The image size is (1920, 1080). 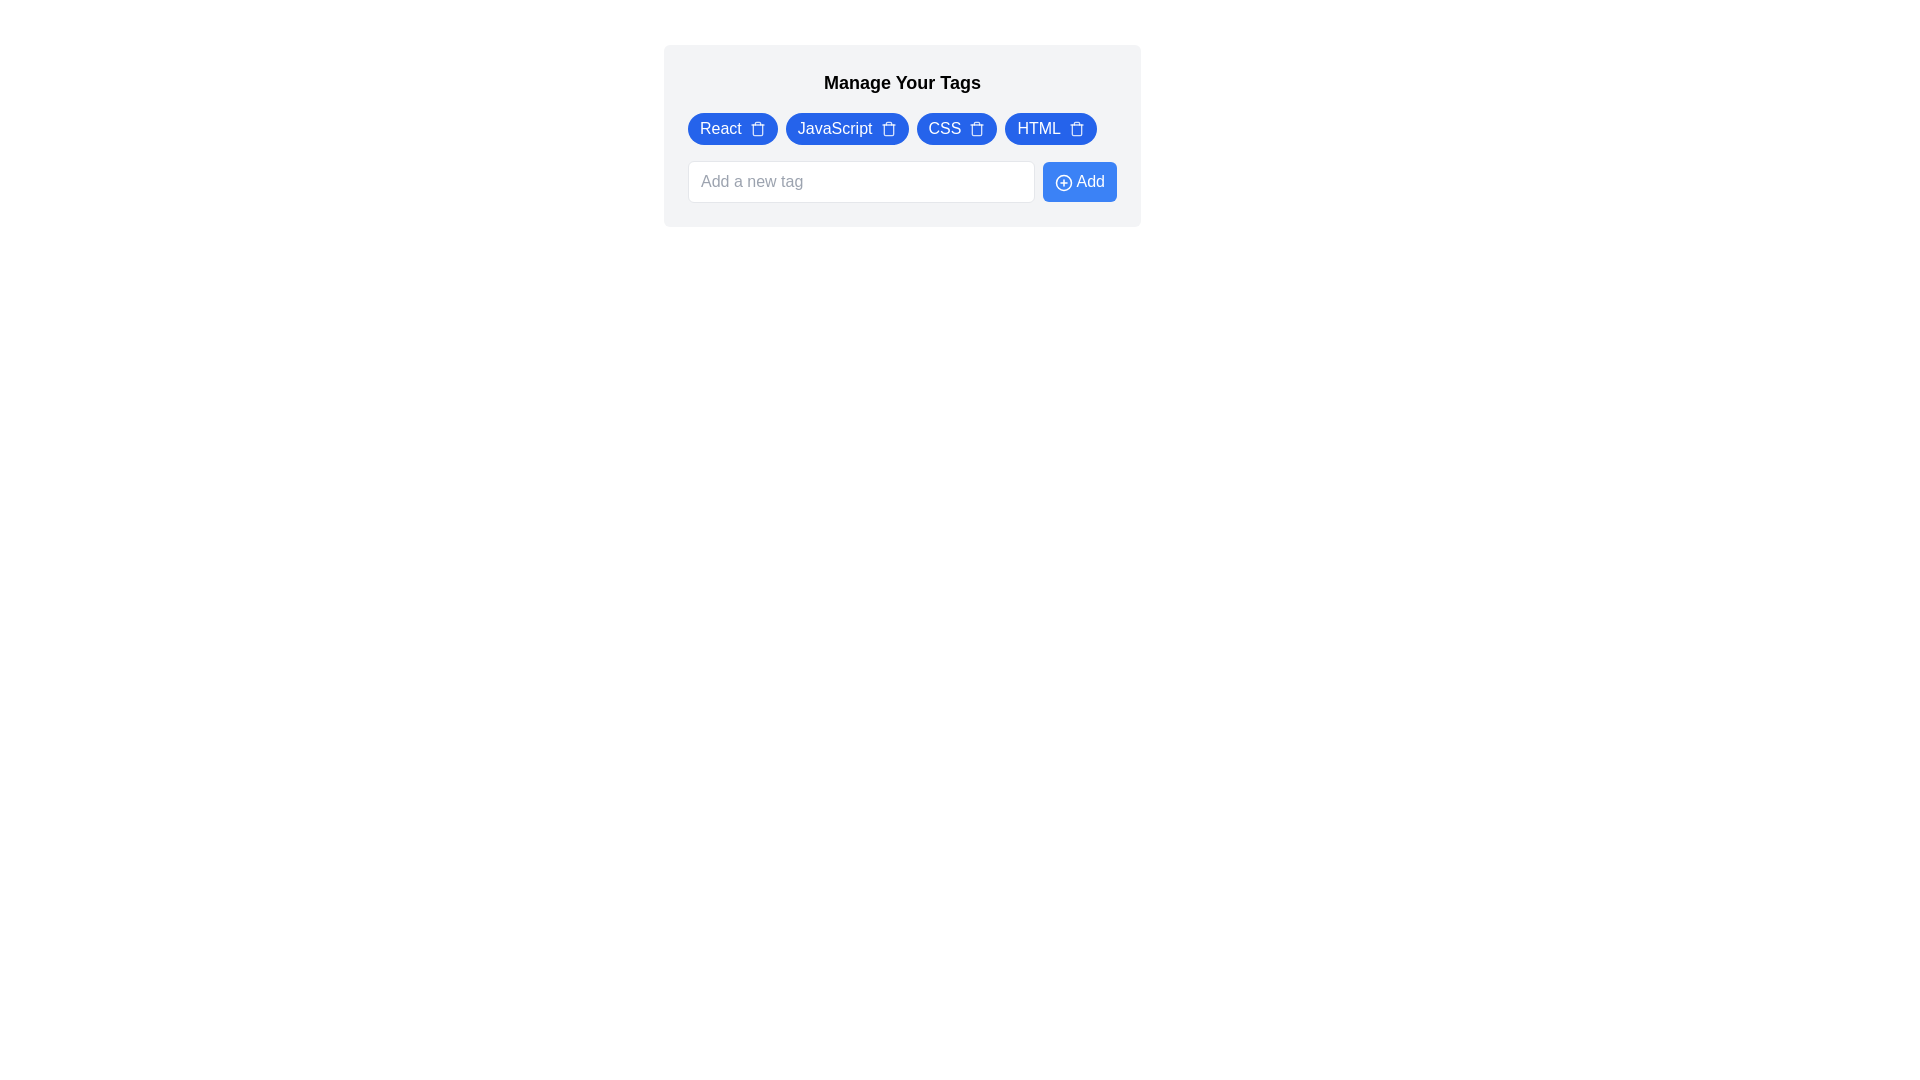 I want to click on the 'Add' button with a blue background and a circular plus icon, so click(x=1079, y=181).